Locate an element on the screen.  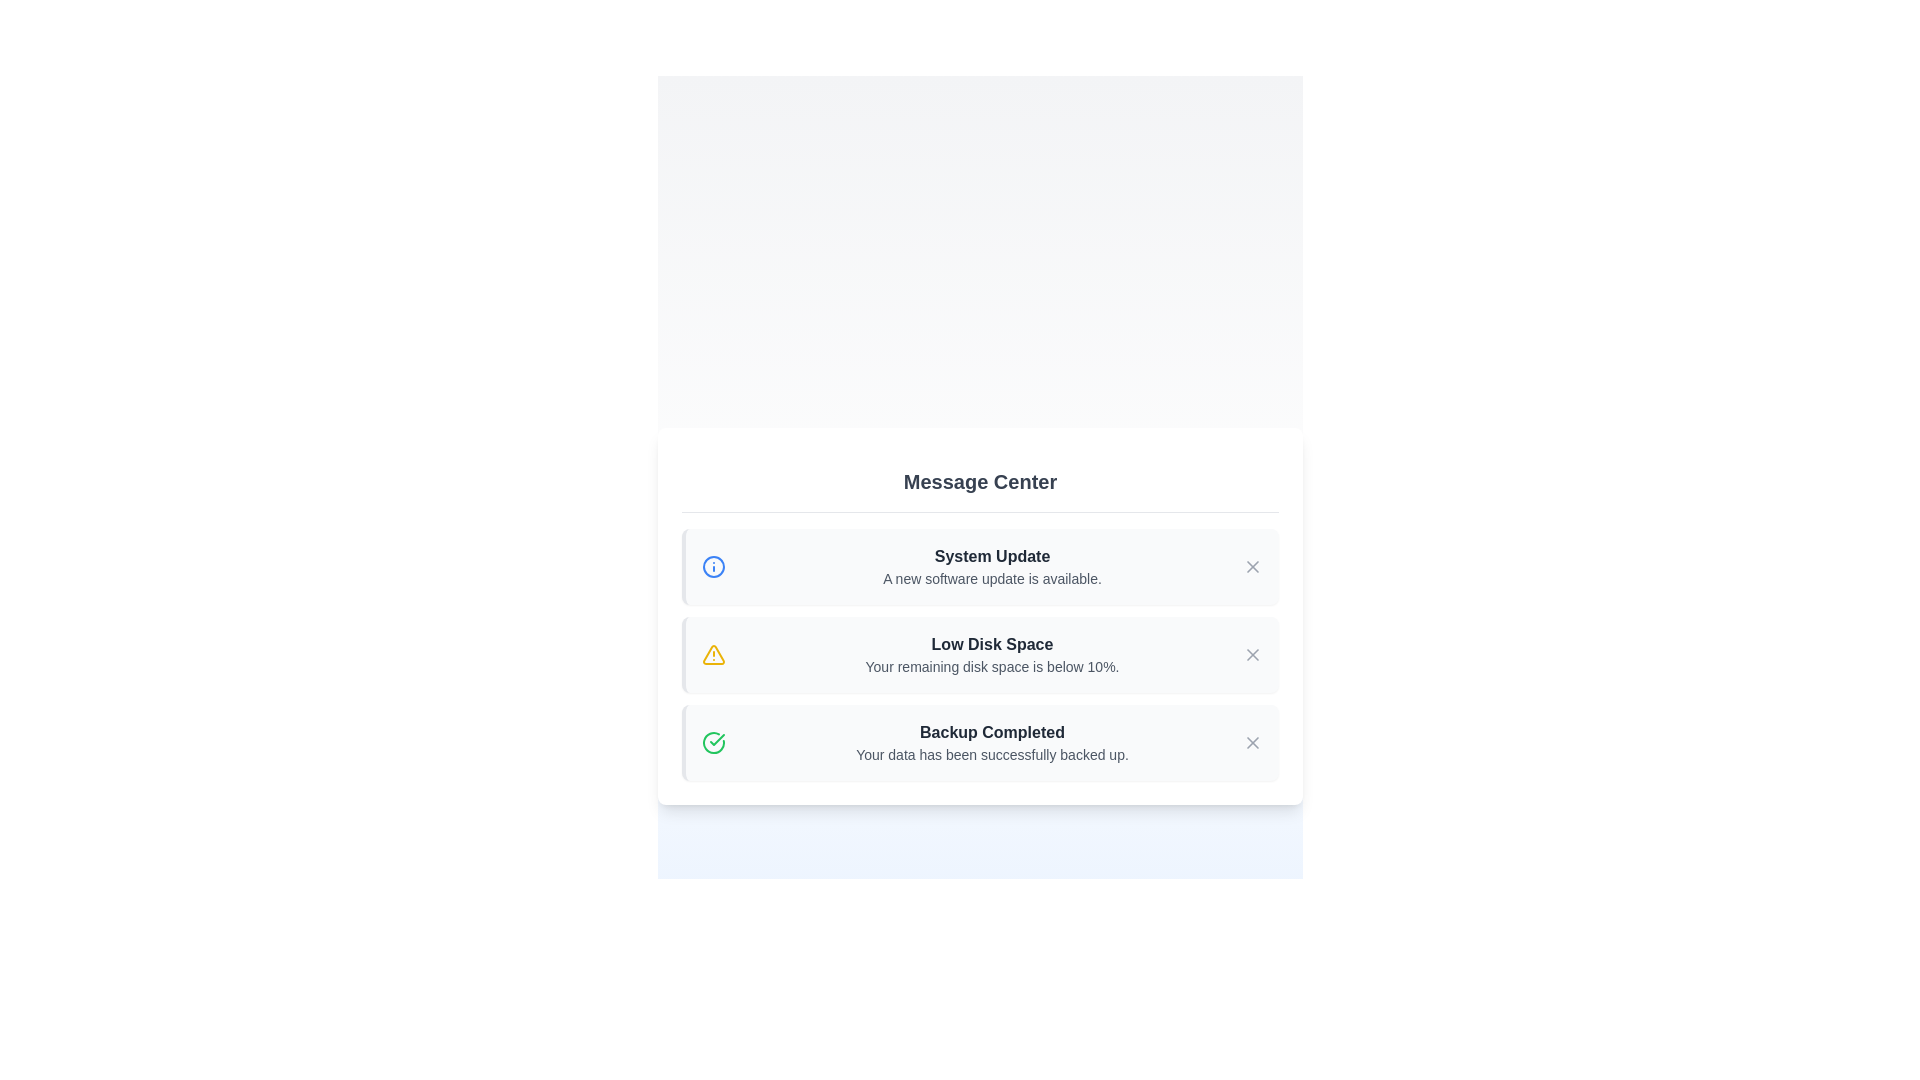
the dismiss button for the 'Low Disk Space' notification to allow for accessibility interactions is located at coordinates (1251, 654).